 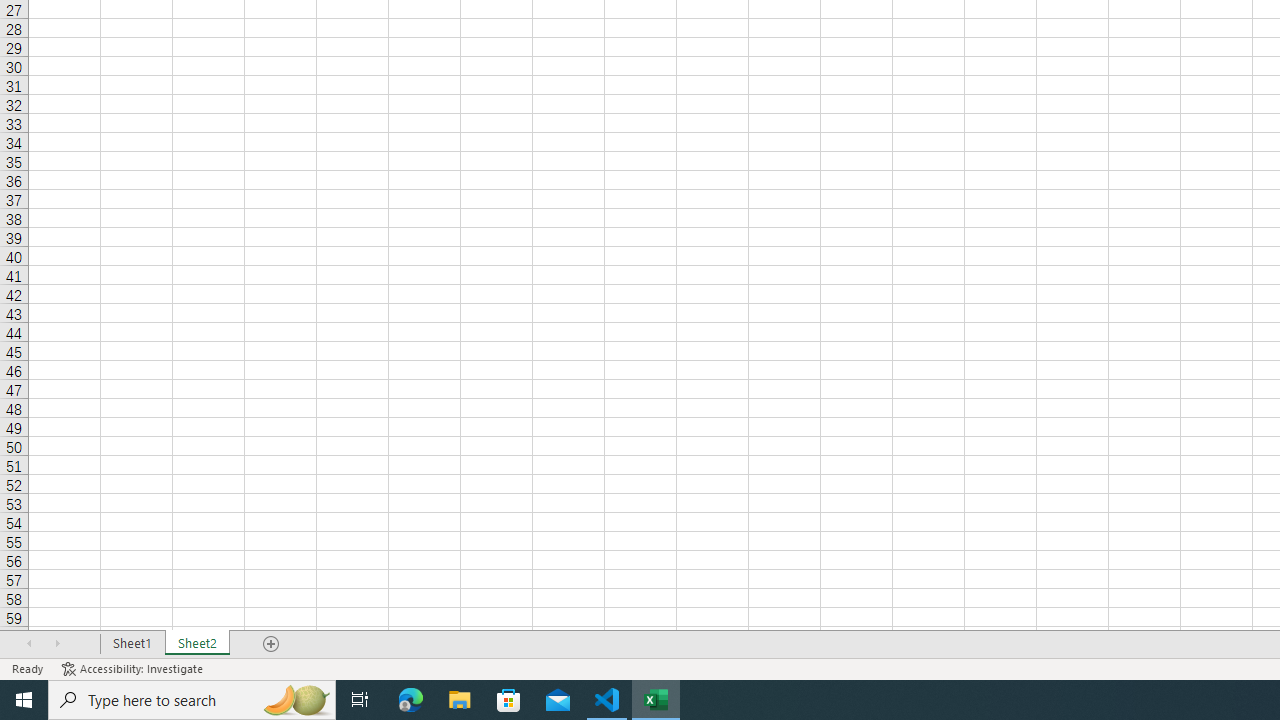 I want to click on 'Accessibility Checker Accessibility: Investigate', so click(x=133, y=669).